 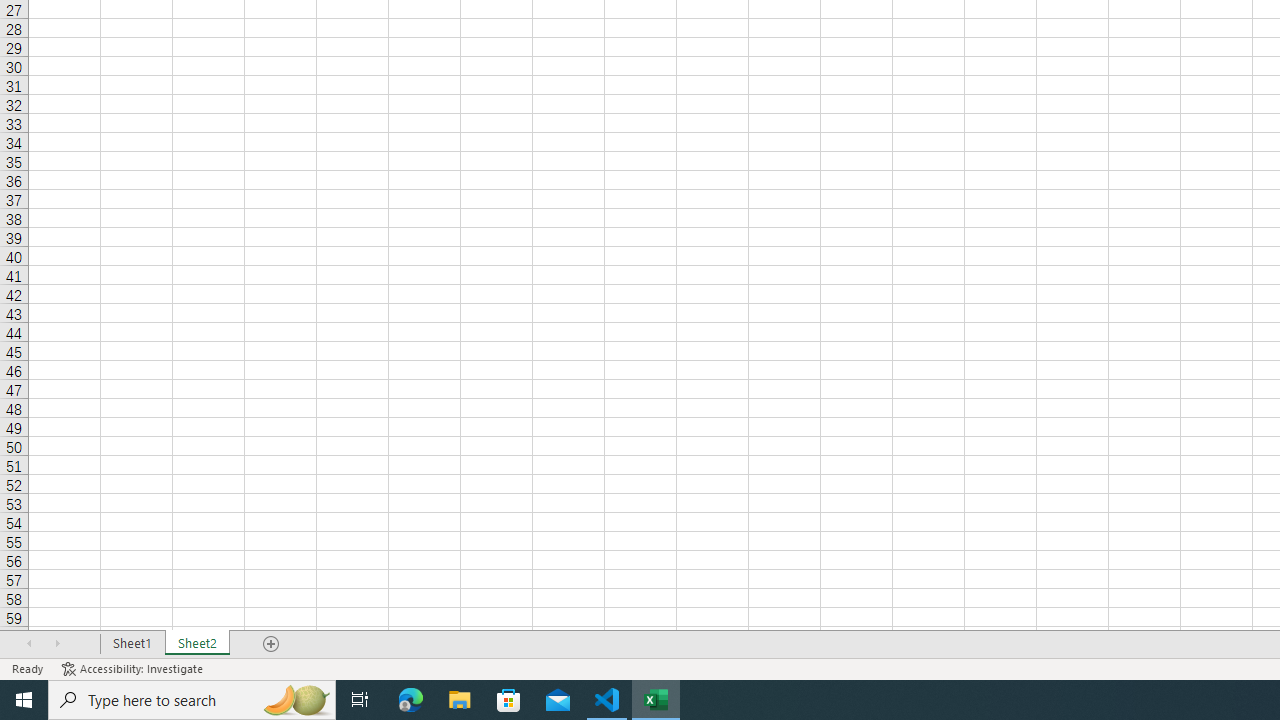 I want to click on 'Accessibility Checker Accessibility: Investigate', so click(x=133, y=669).